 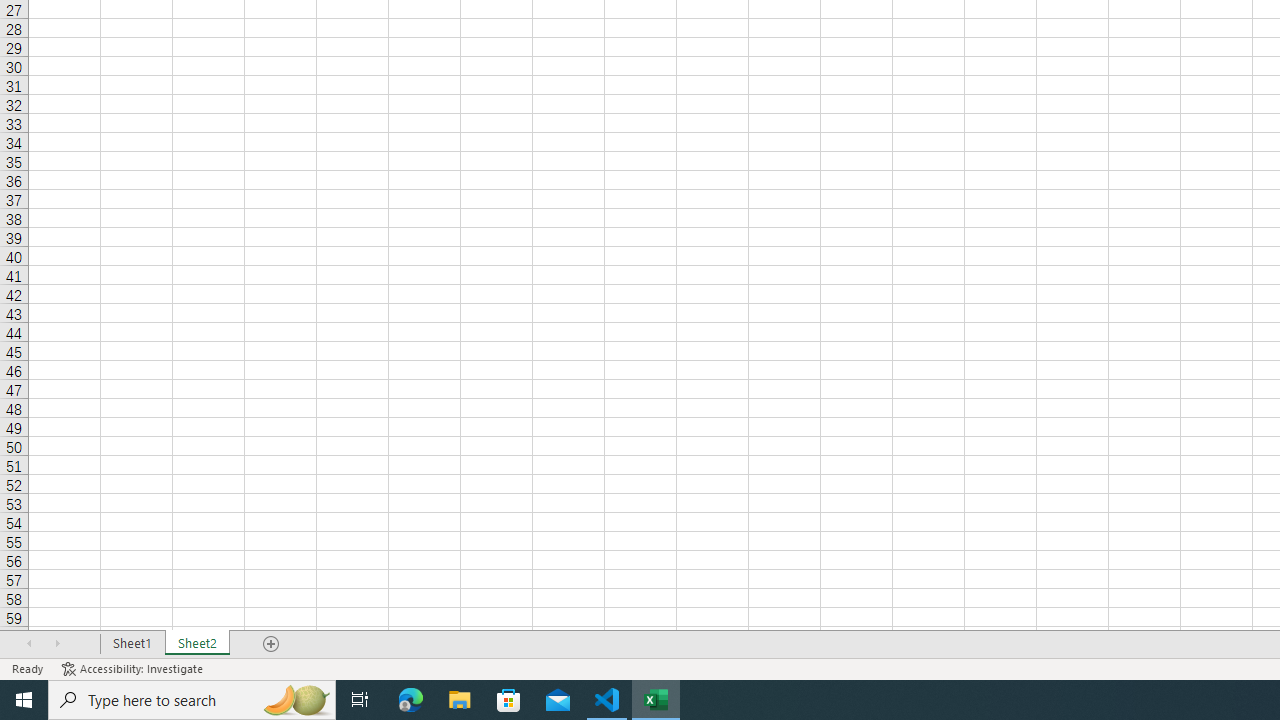 I want to click on 'Accessibility Checker Accessibility: Investigate', so click(x=133, y=669).